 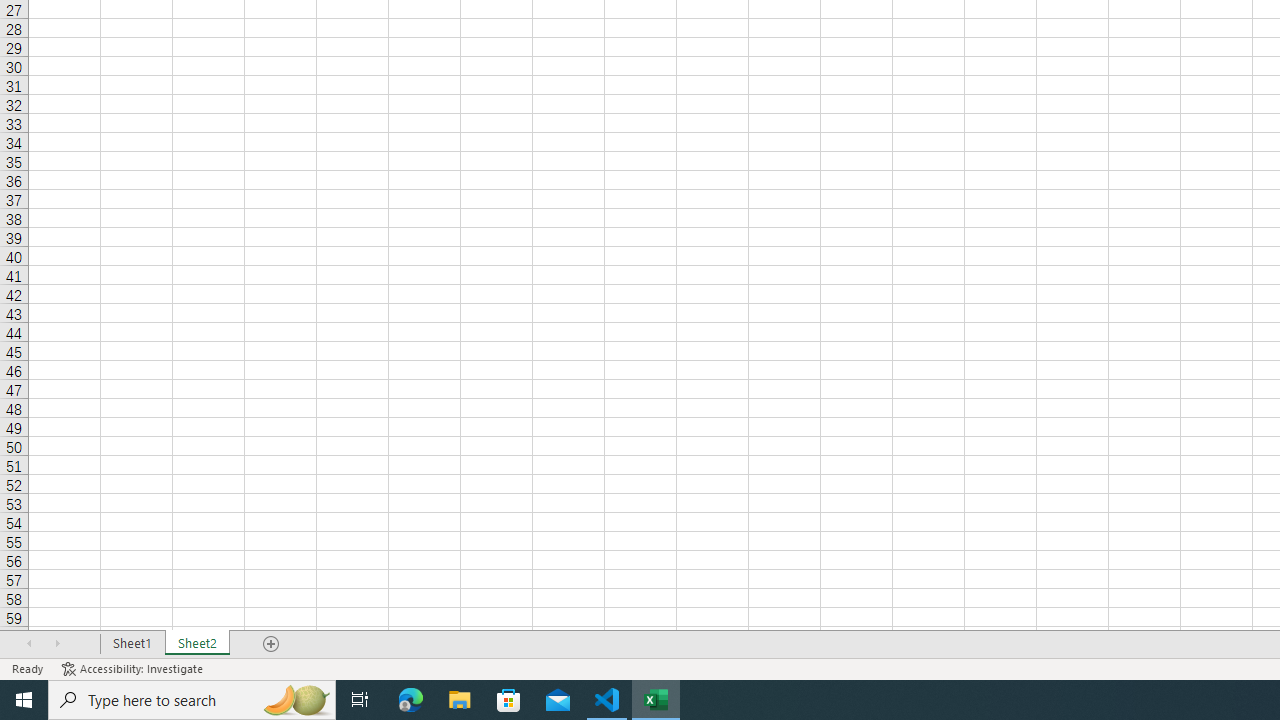 I want to click on 'Accessibility Checker Accessibility: Investigate', so click(x=133, y=669).